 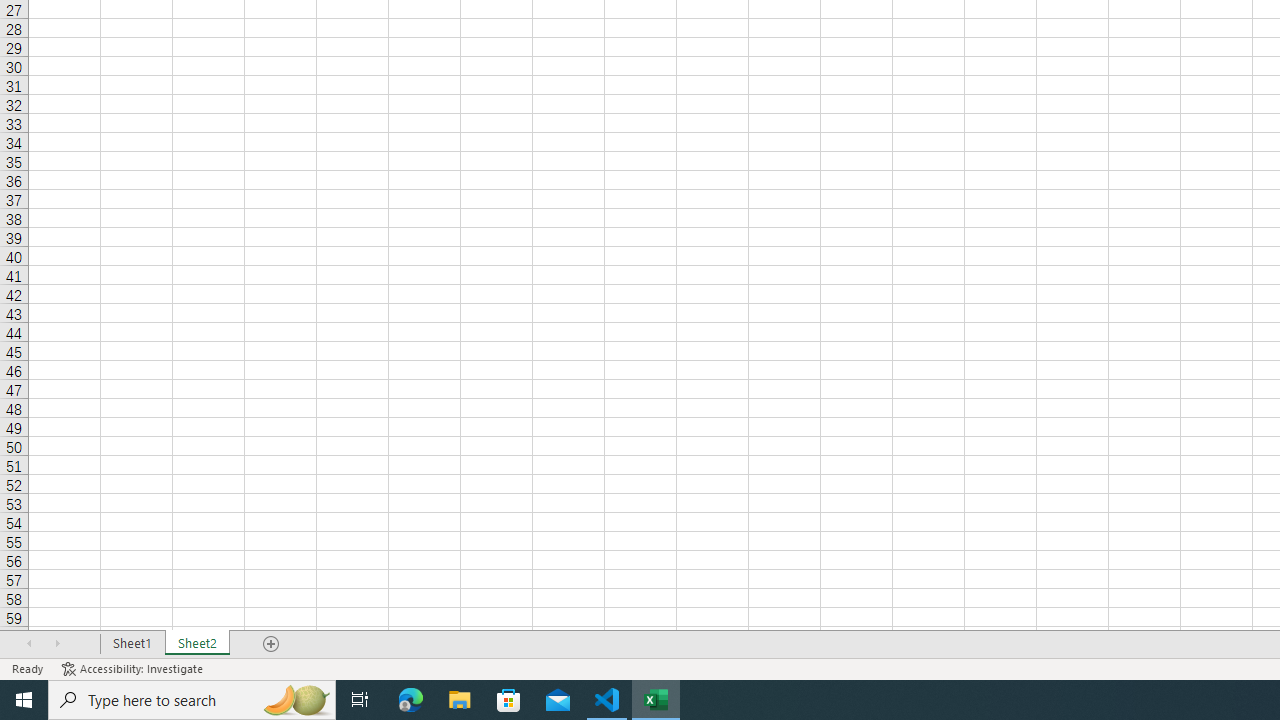 I want to click on 'Accessibility Checker Accessibility: Investigate', so click(x=133, y=669).